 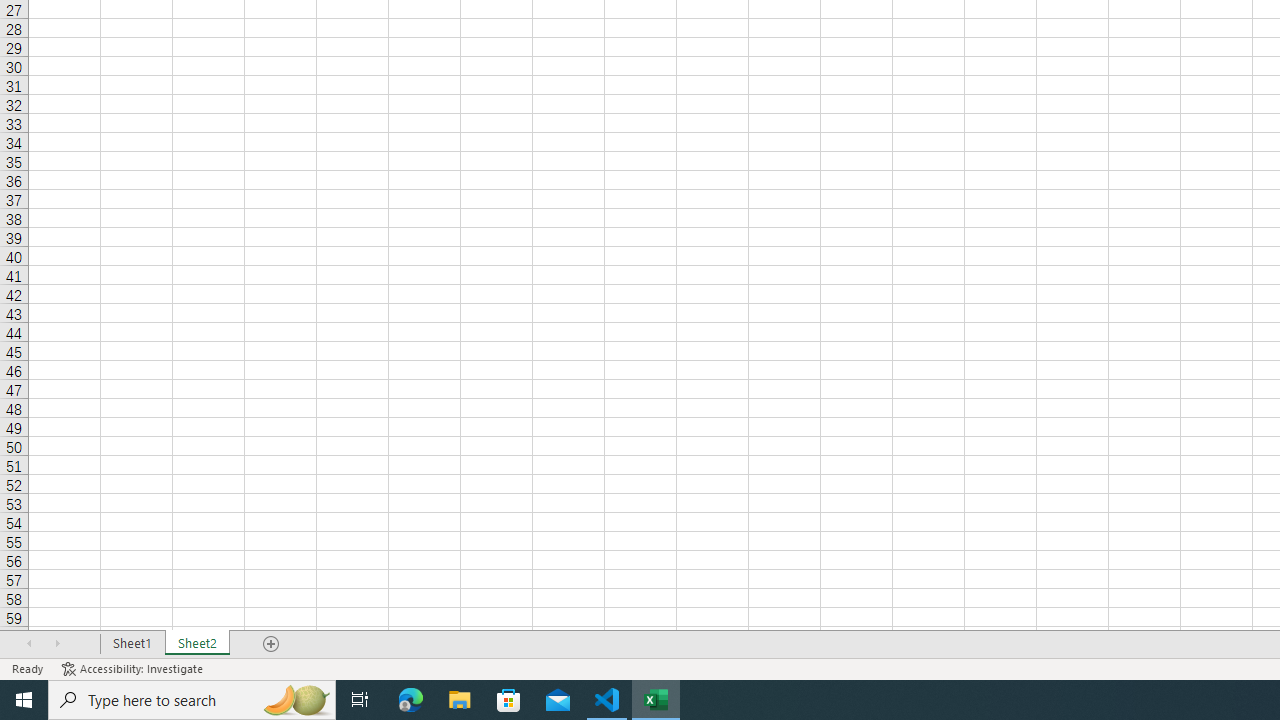 I want to click on 'Accessibility Checker Accessibility: Investigate', so click(x=133, y=669).